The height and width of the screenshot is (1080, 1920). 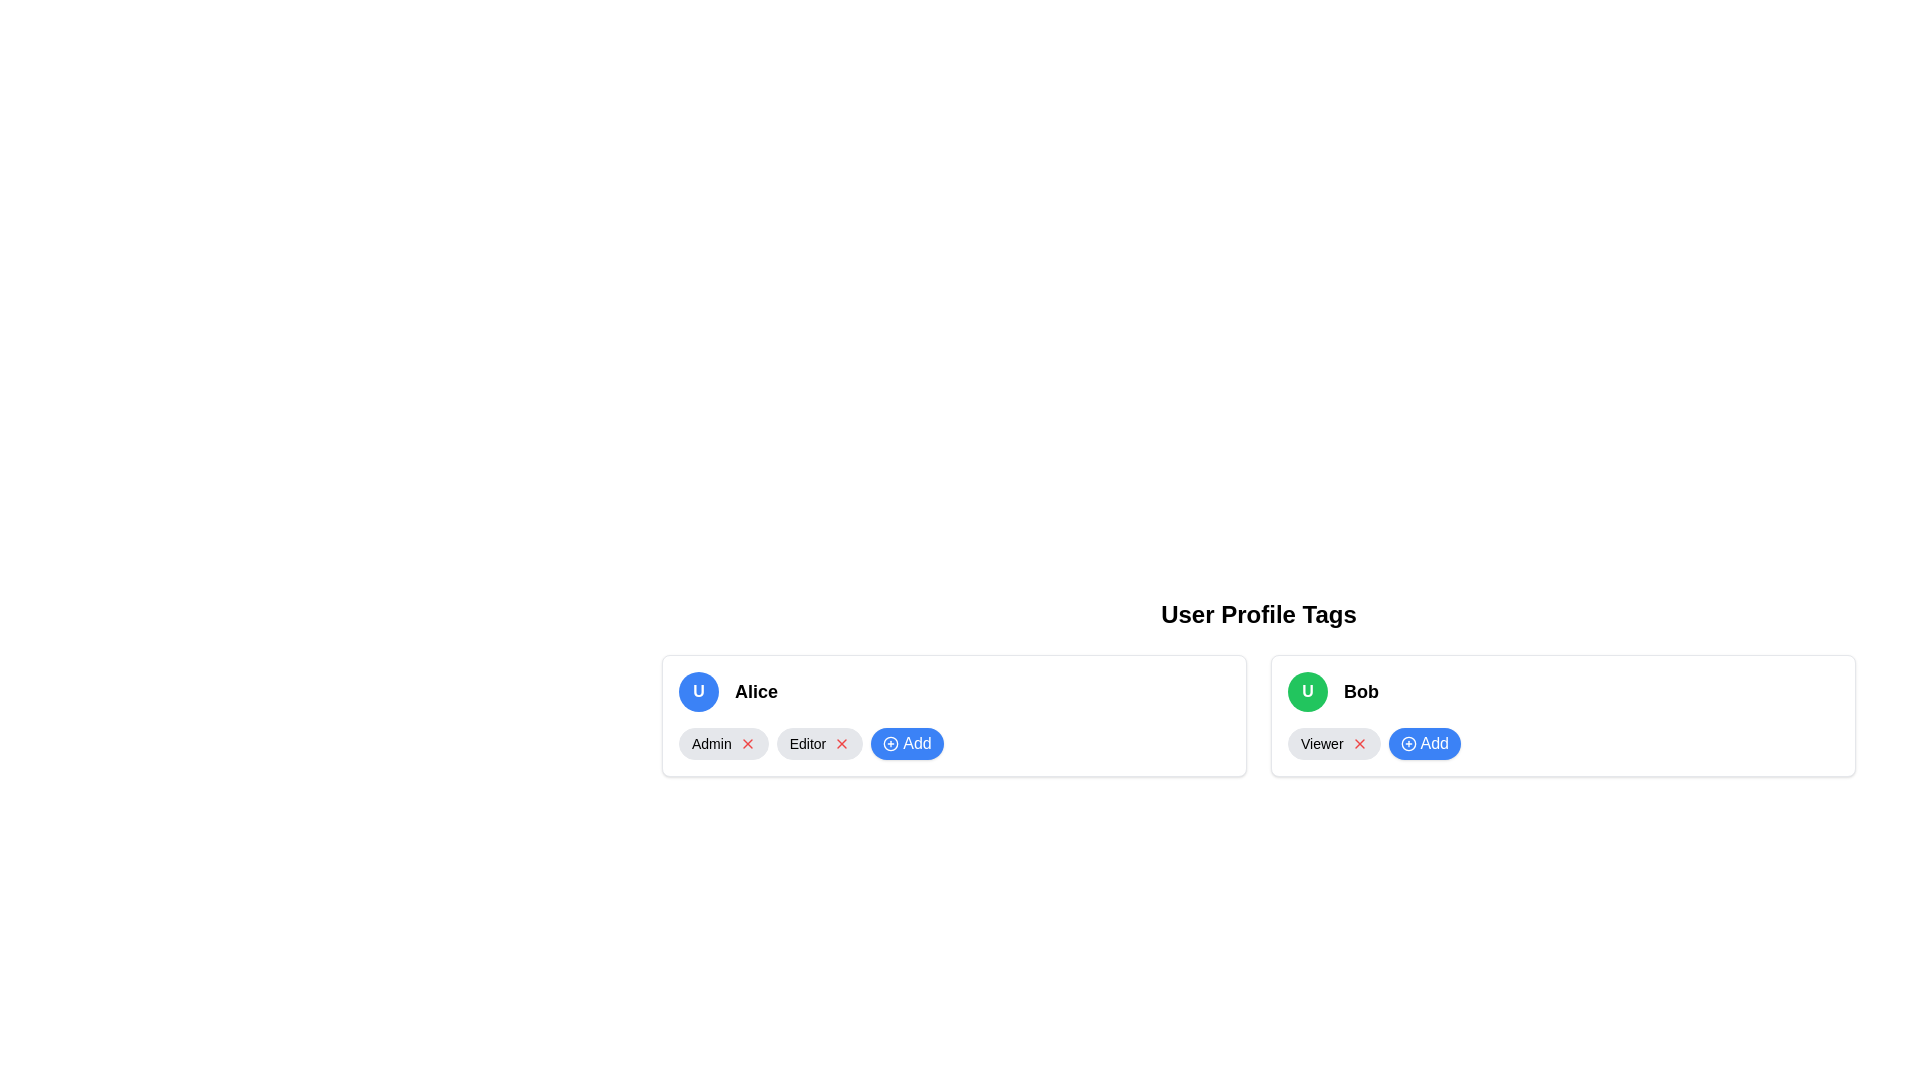 What do you see at coordinates (1257, 613) in the screenshot?
I see `the 'User Profile Tags' text label, which is styled with a bold and large font and located at the top of the user profiles section` at bounding box center [1257, 613].